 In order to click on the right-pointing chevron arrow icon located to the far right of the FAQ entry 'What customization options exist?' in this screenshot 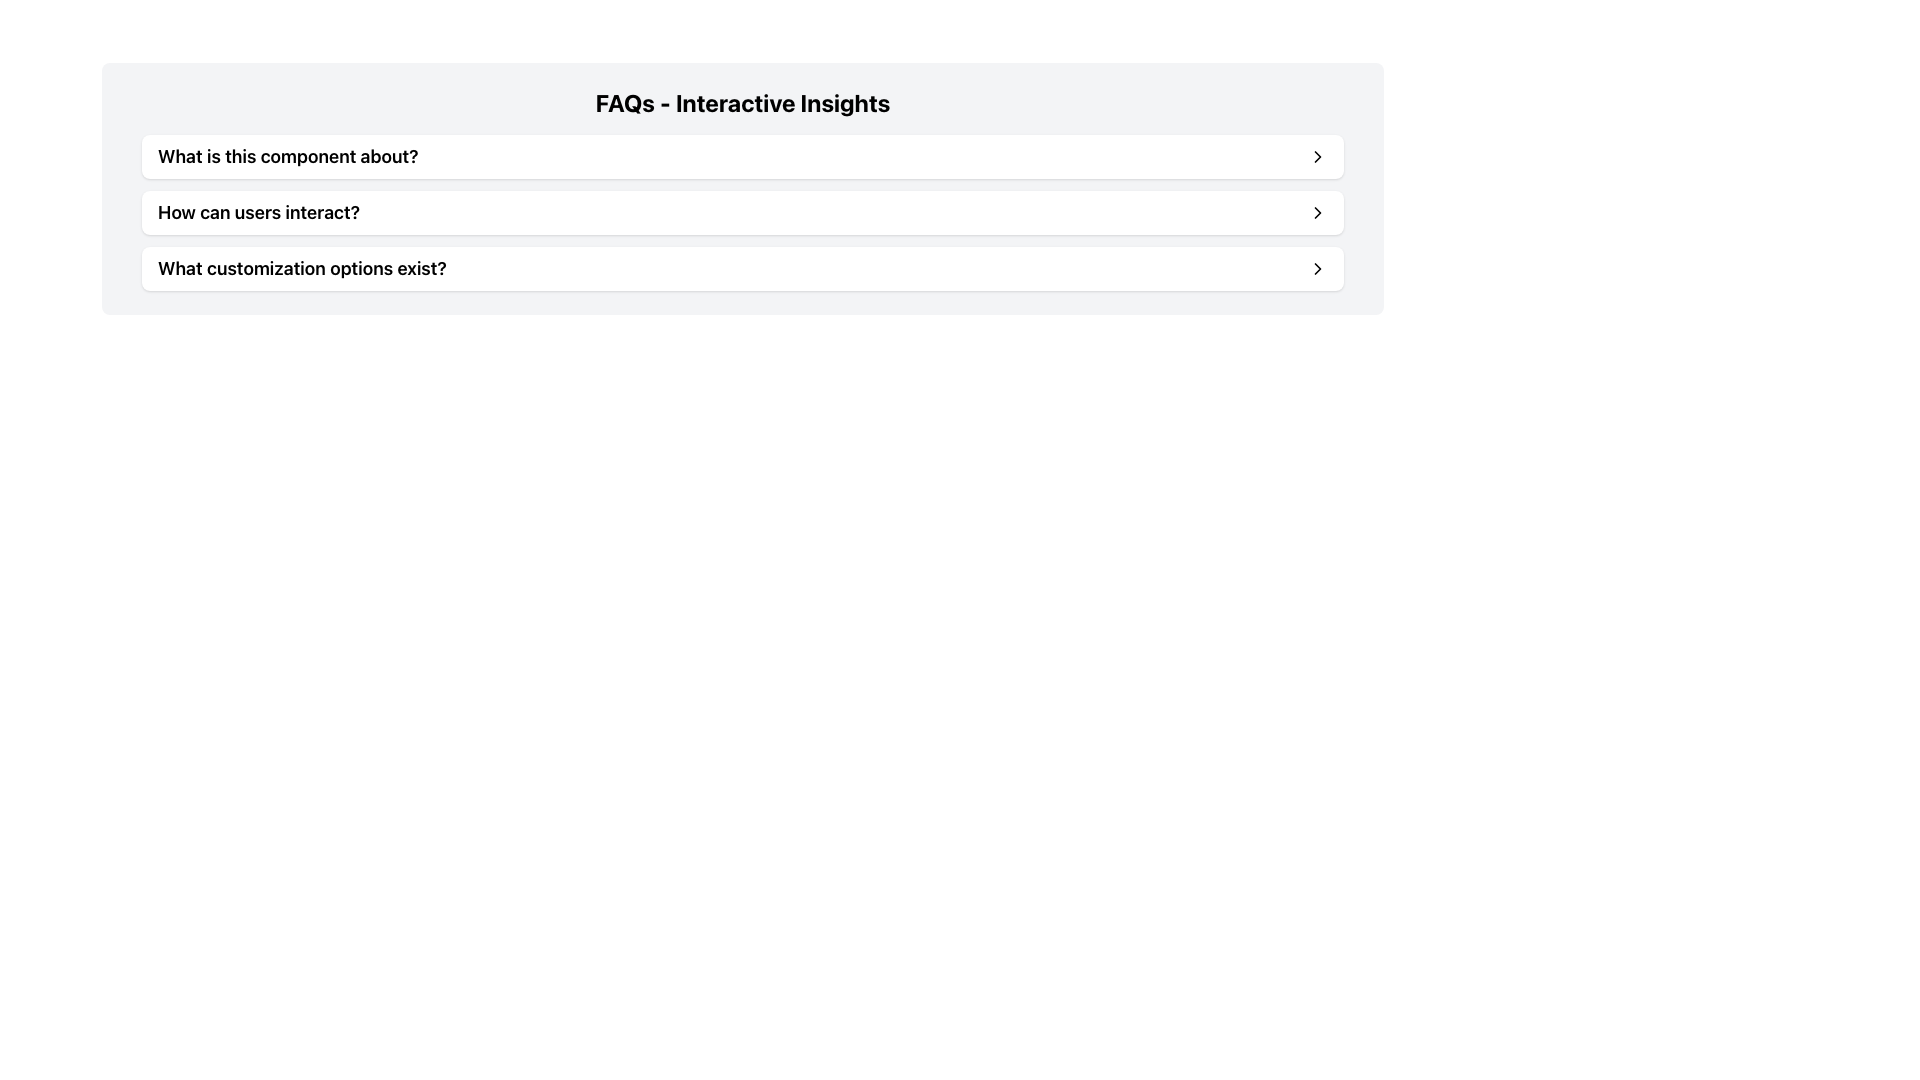, I will do `click(1318, 268)`.